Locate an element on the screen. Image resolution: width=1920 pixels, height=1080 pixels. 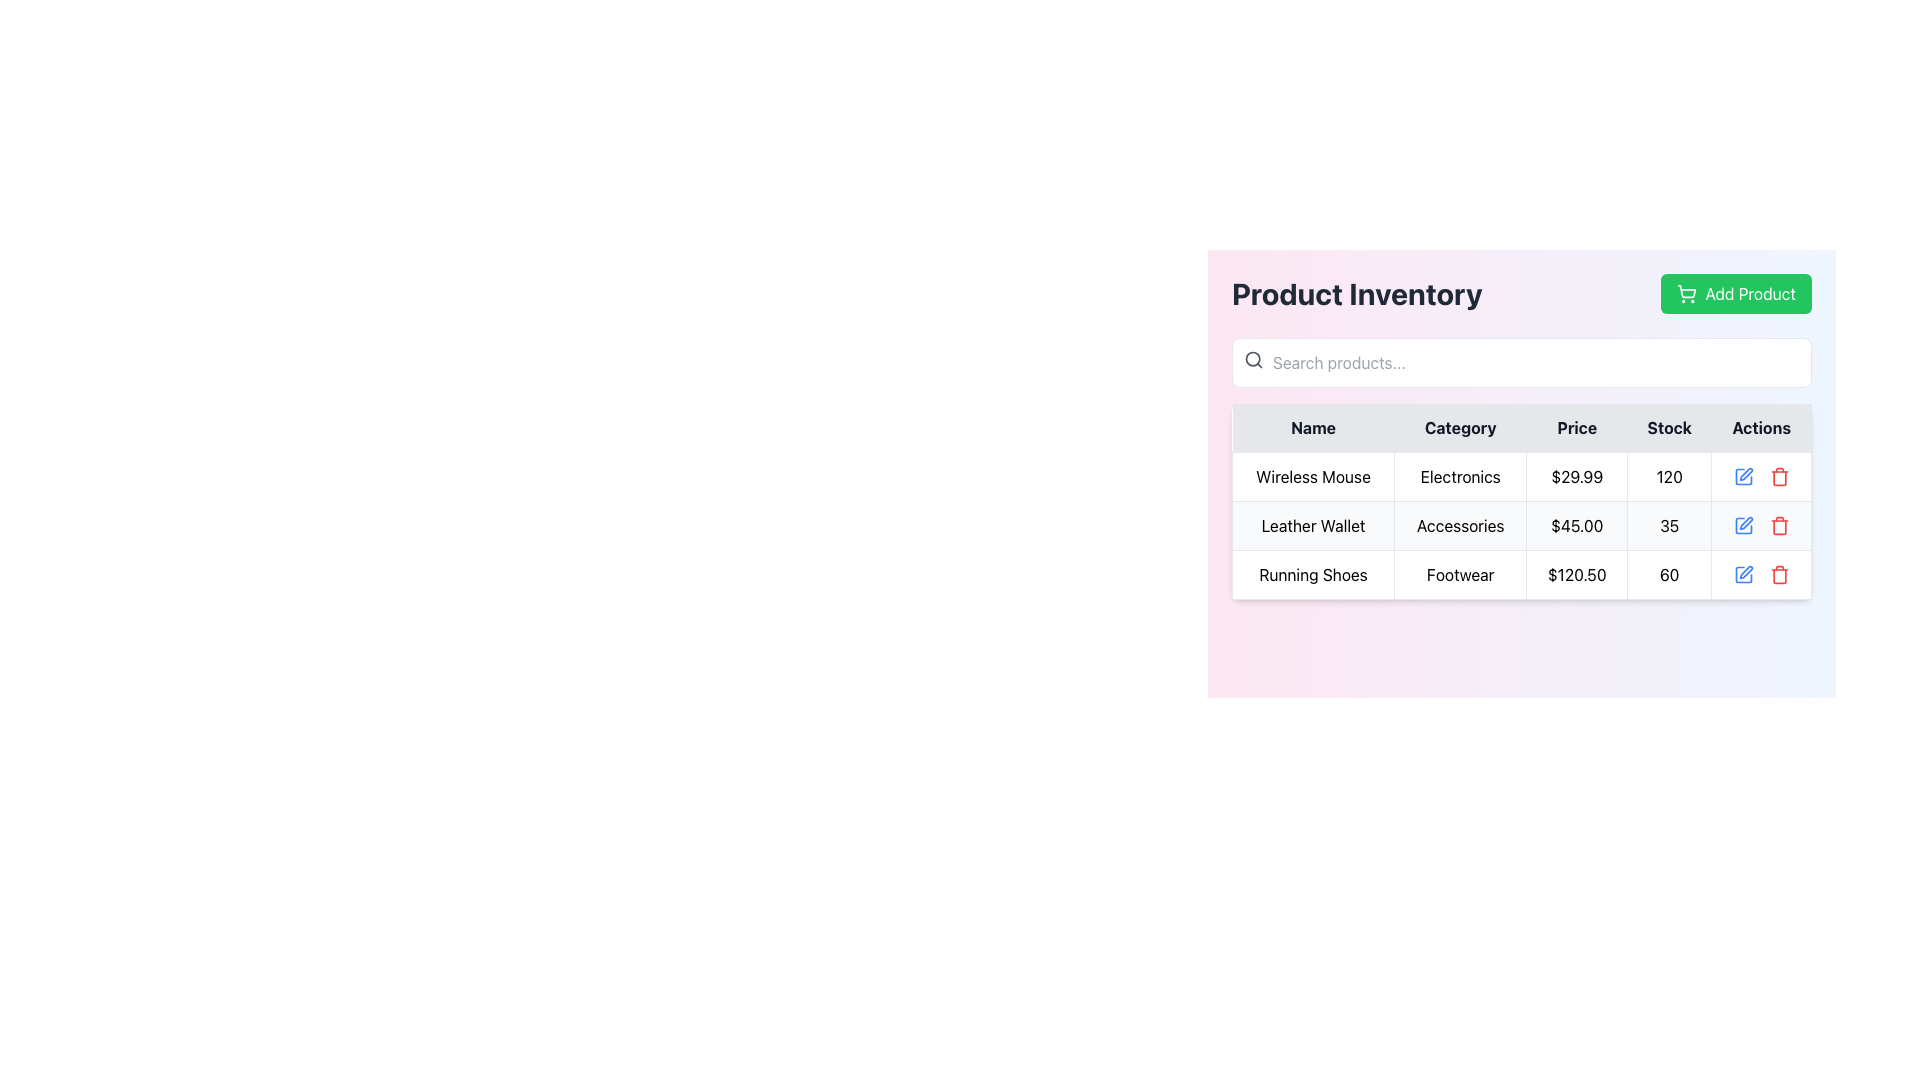
the search icon resembling a magnifying glass, which is styled with a thin outline and appears in gray, located at the far-left end of the search input field near the top of the product inventory interface is located at coordinates (1252, 358).